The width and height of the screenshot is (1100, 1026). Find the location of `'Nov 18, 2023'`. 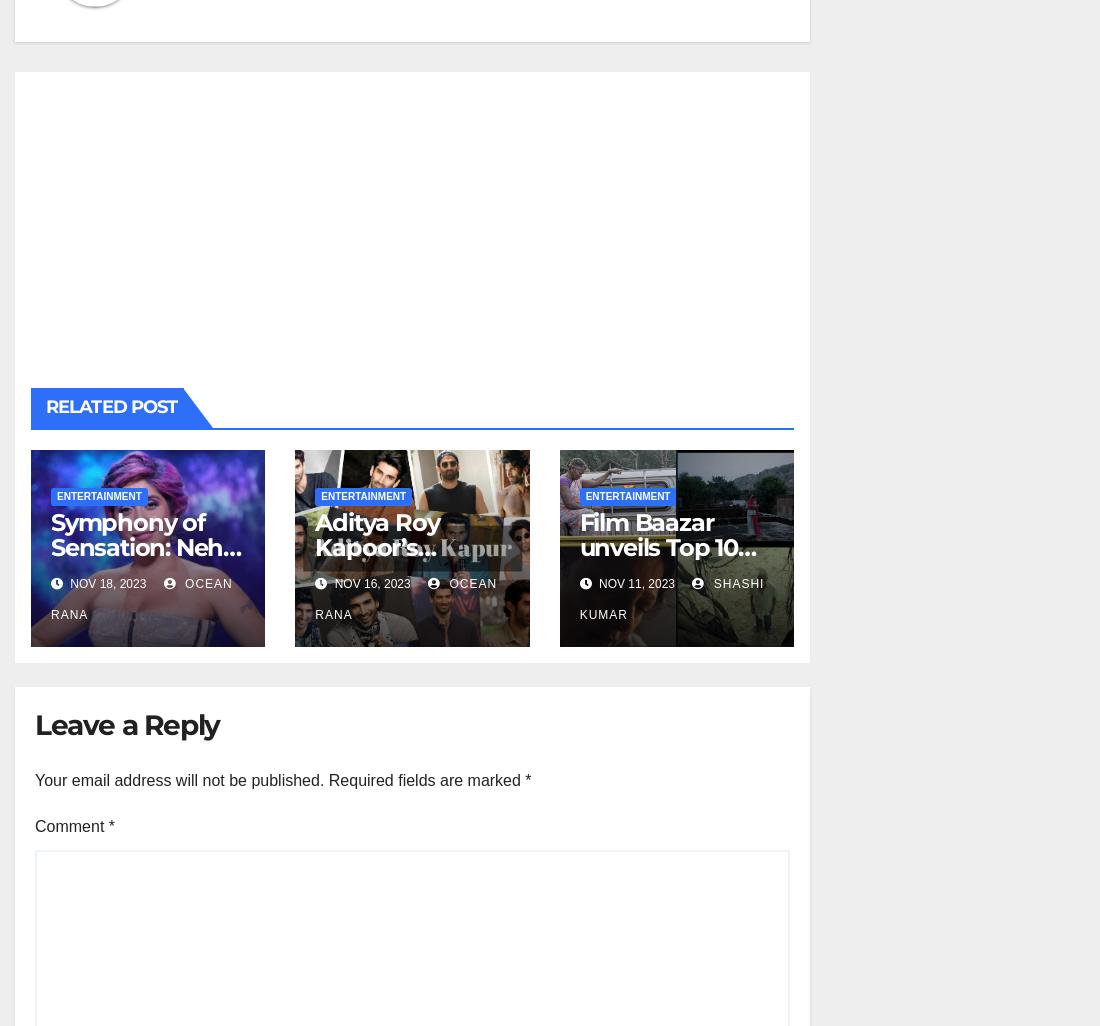

'Nov 18, 2023' is located at coordinates (108, 581).